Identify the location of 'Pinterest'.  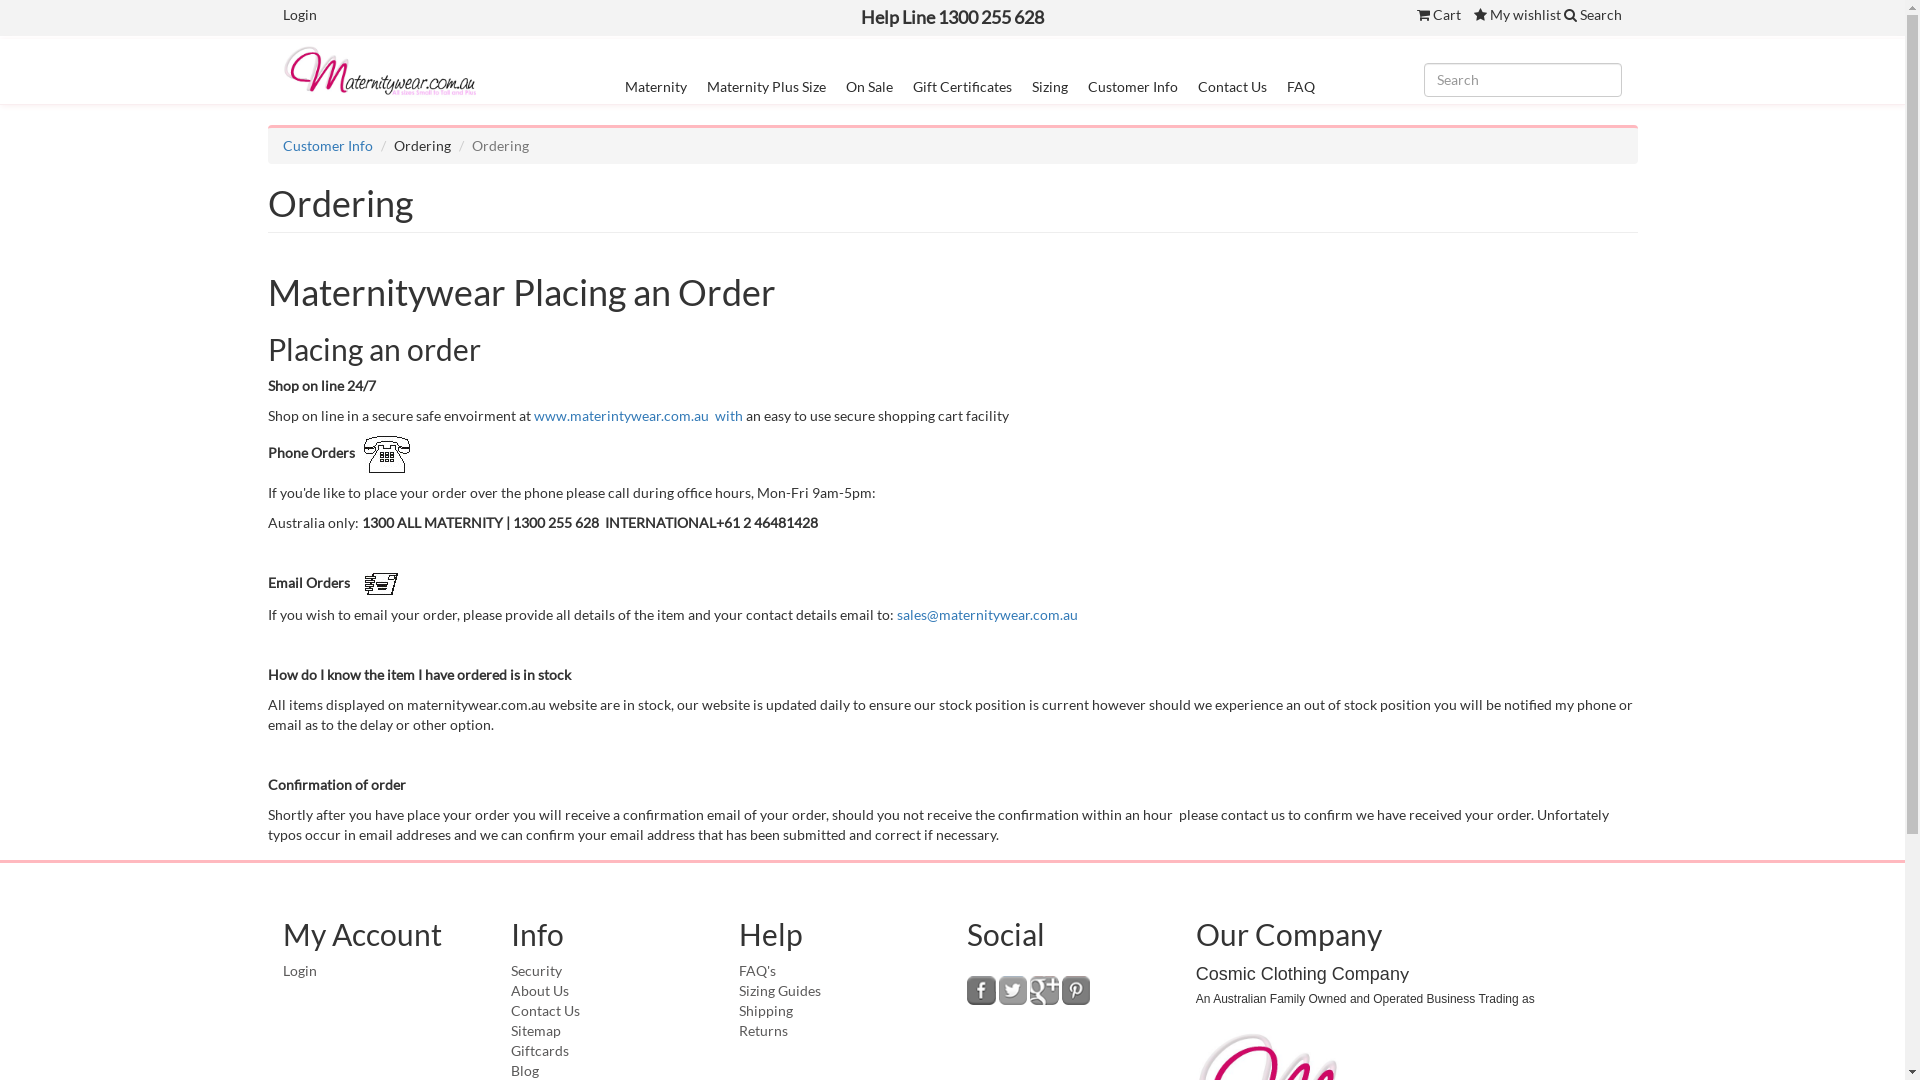
(1075, 990).